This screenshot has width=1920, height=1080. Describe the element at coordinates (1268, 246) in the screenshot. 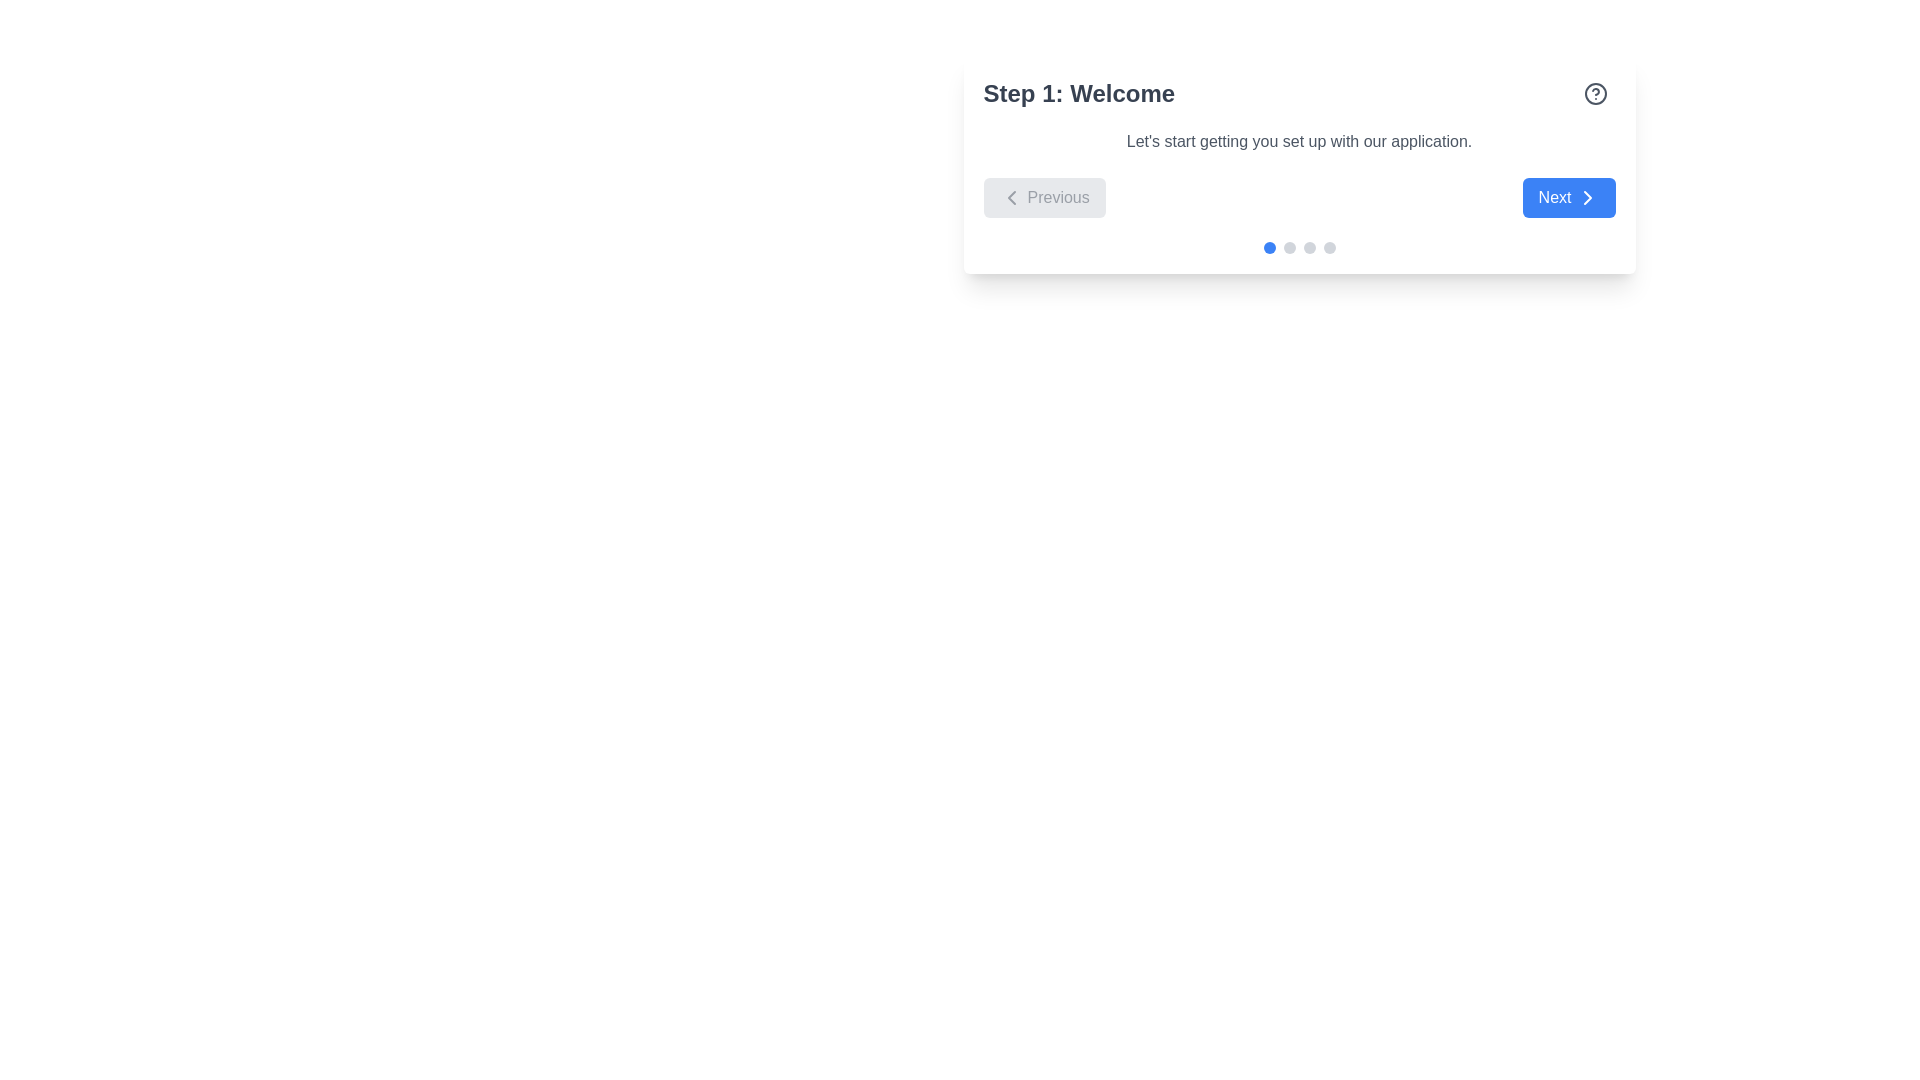

I see `the first blue circular pagination indicator in the bottom-center of the card, which signifies its active or selected status among other gray indicators` at that location.